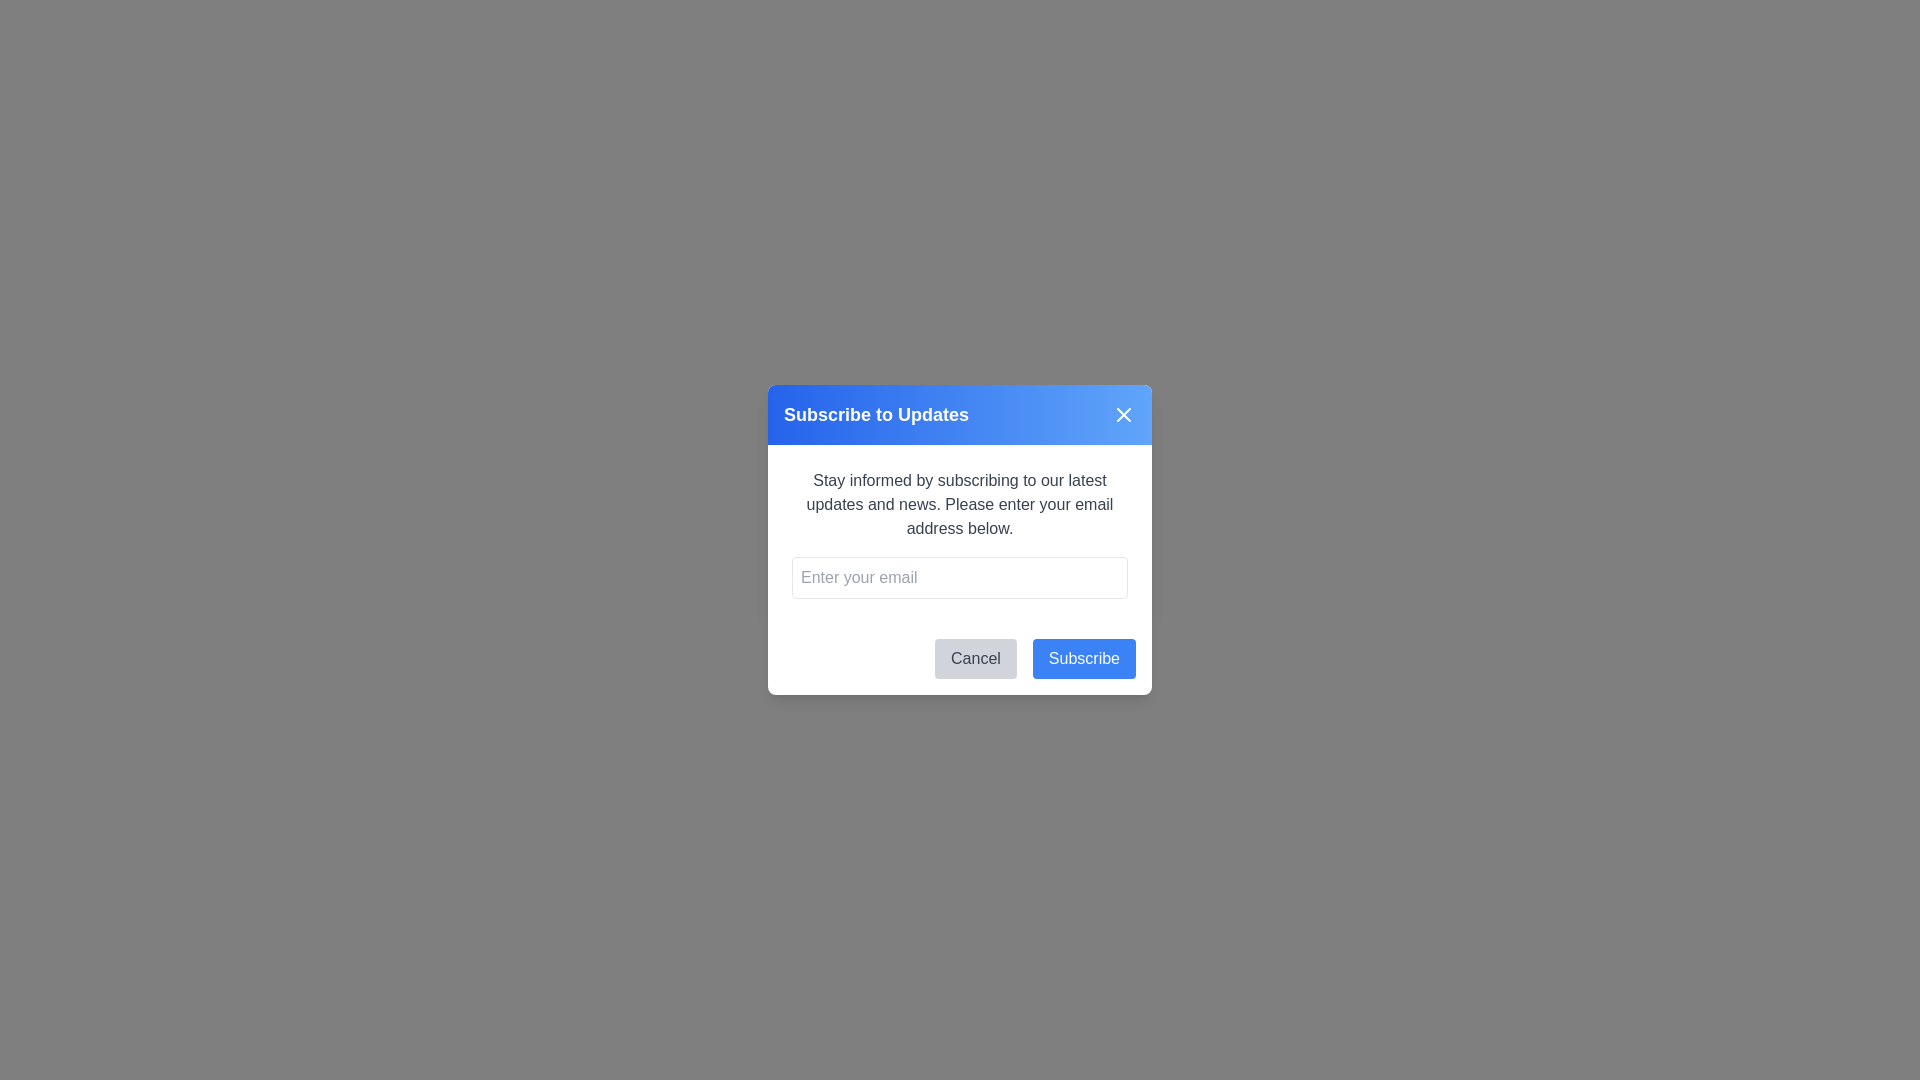 Image resolution: width=1920 pixels, height=1080 pixels. What do you see at coordinates (1083, 659) in the screenshot?
I see `the Subscribe button to submit the email address` at bounding box center [1083, 659].